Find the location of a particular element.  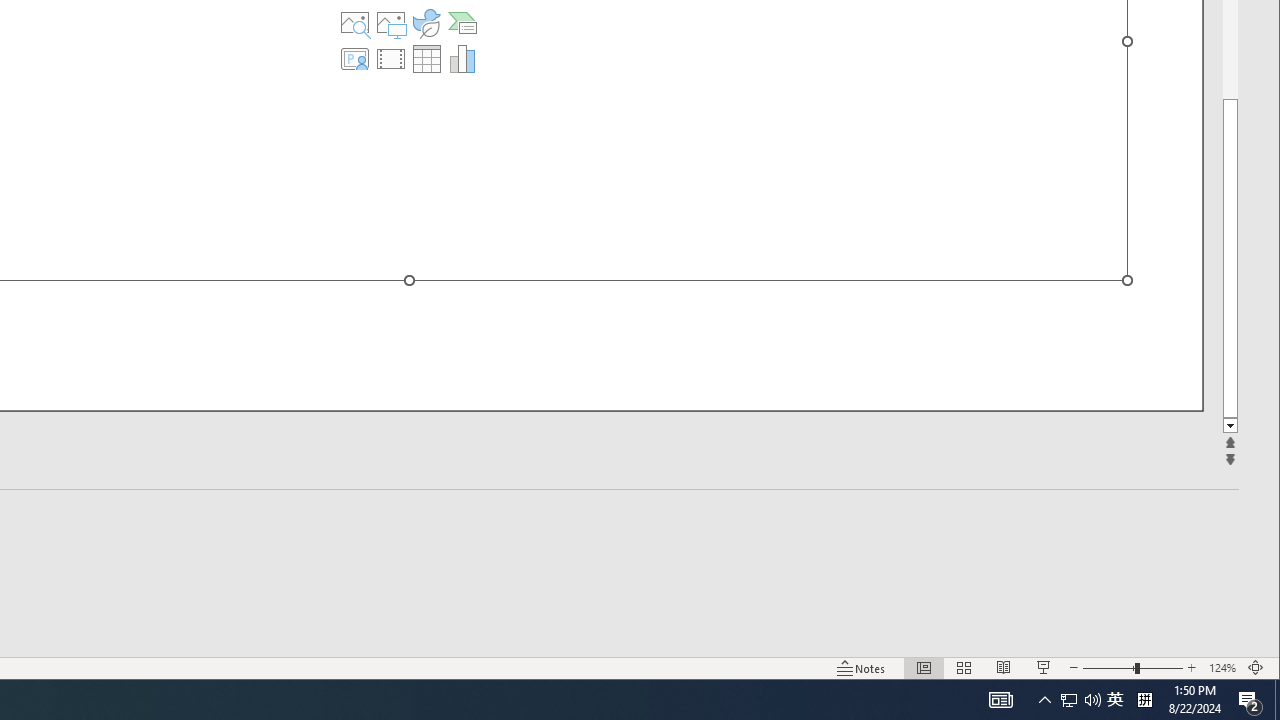

'Insert an Icon' is located at coordinates (425, 23).